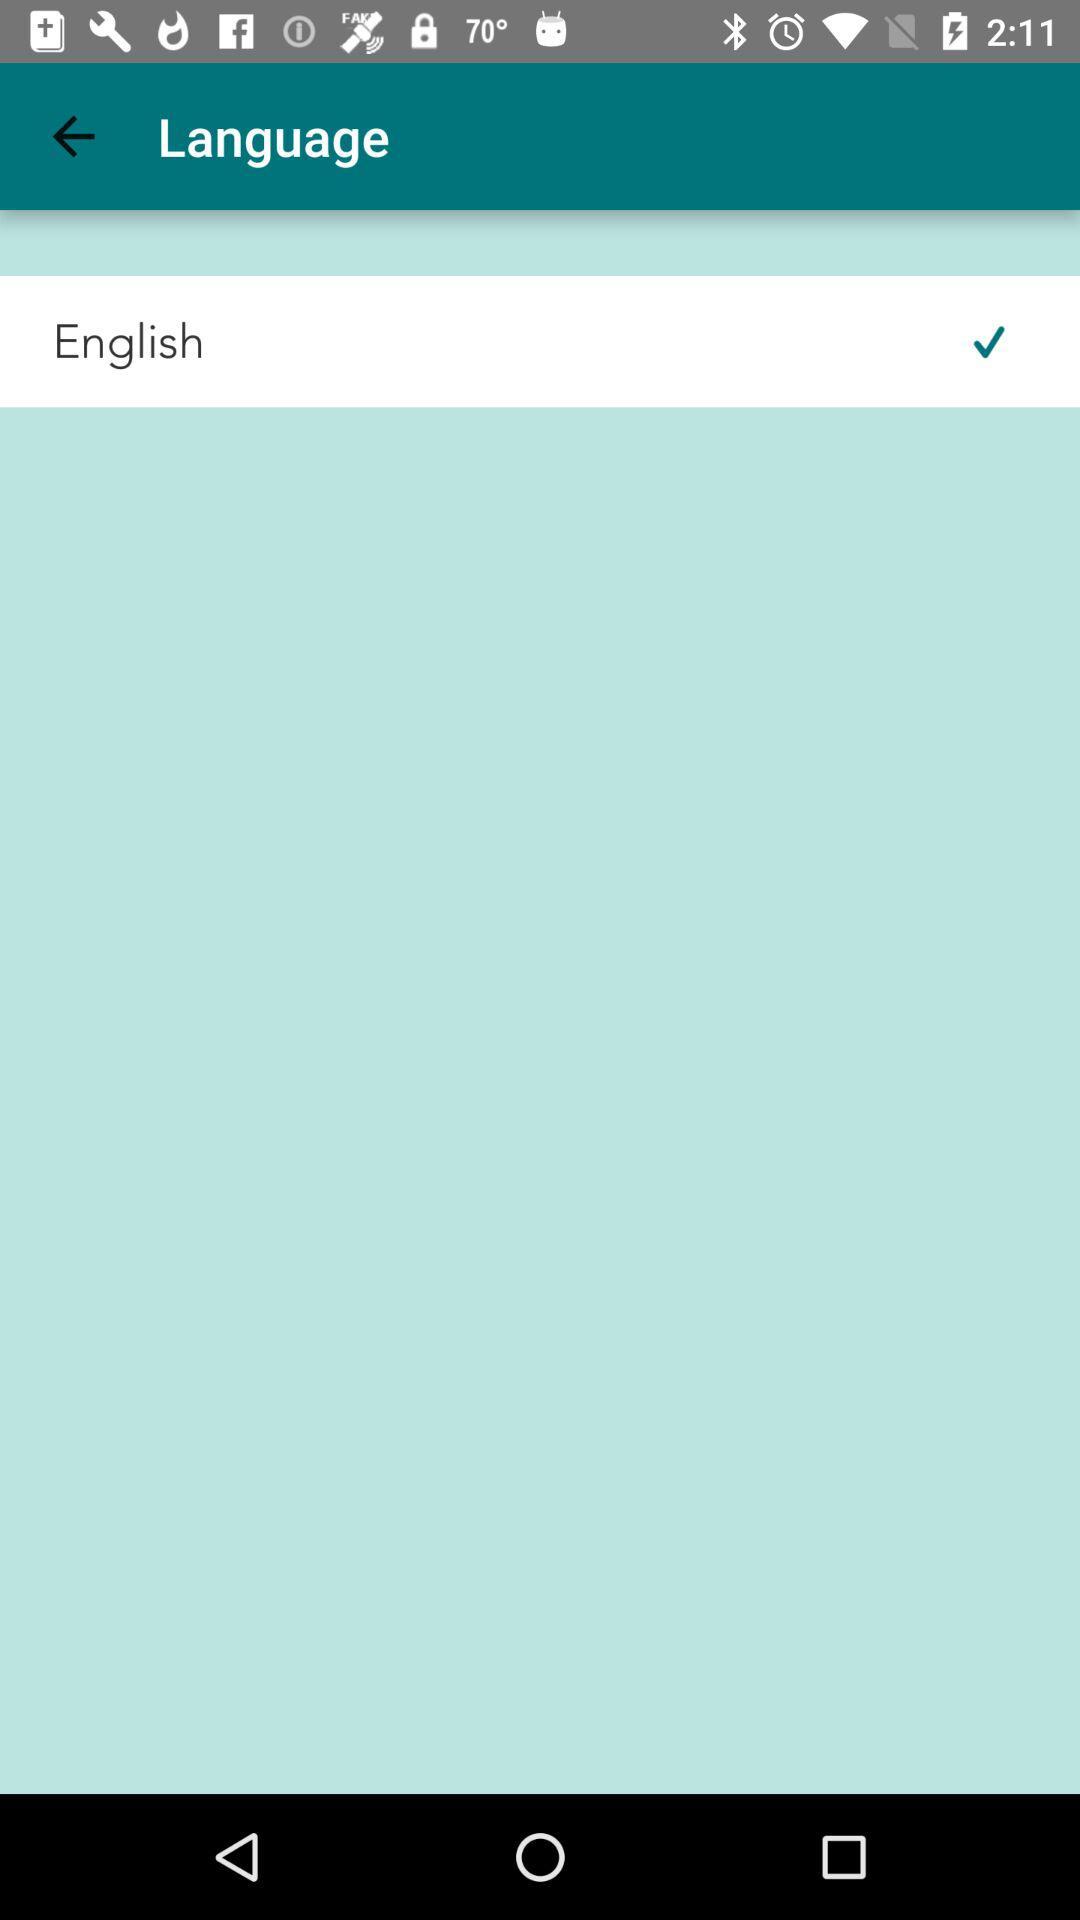  Describe the element at coordinates (72, 135) in the screenshot. I see `icon to the left of language item` at that location.